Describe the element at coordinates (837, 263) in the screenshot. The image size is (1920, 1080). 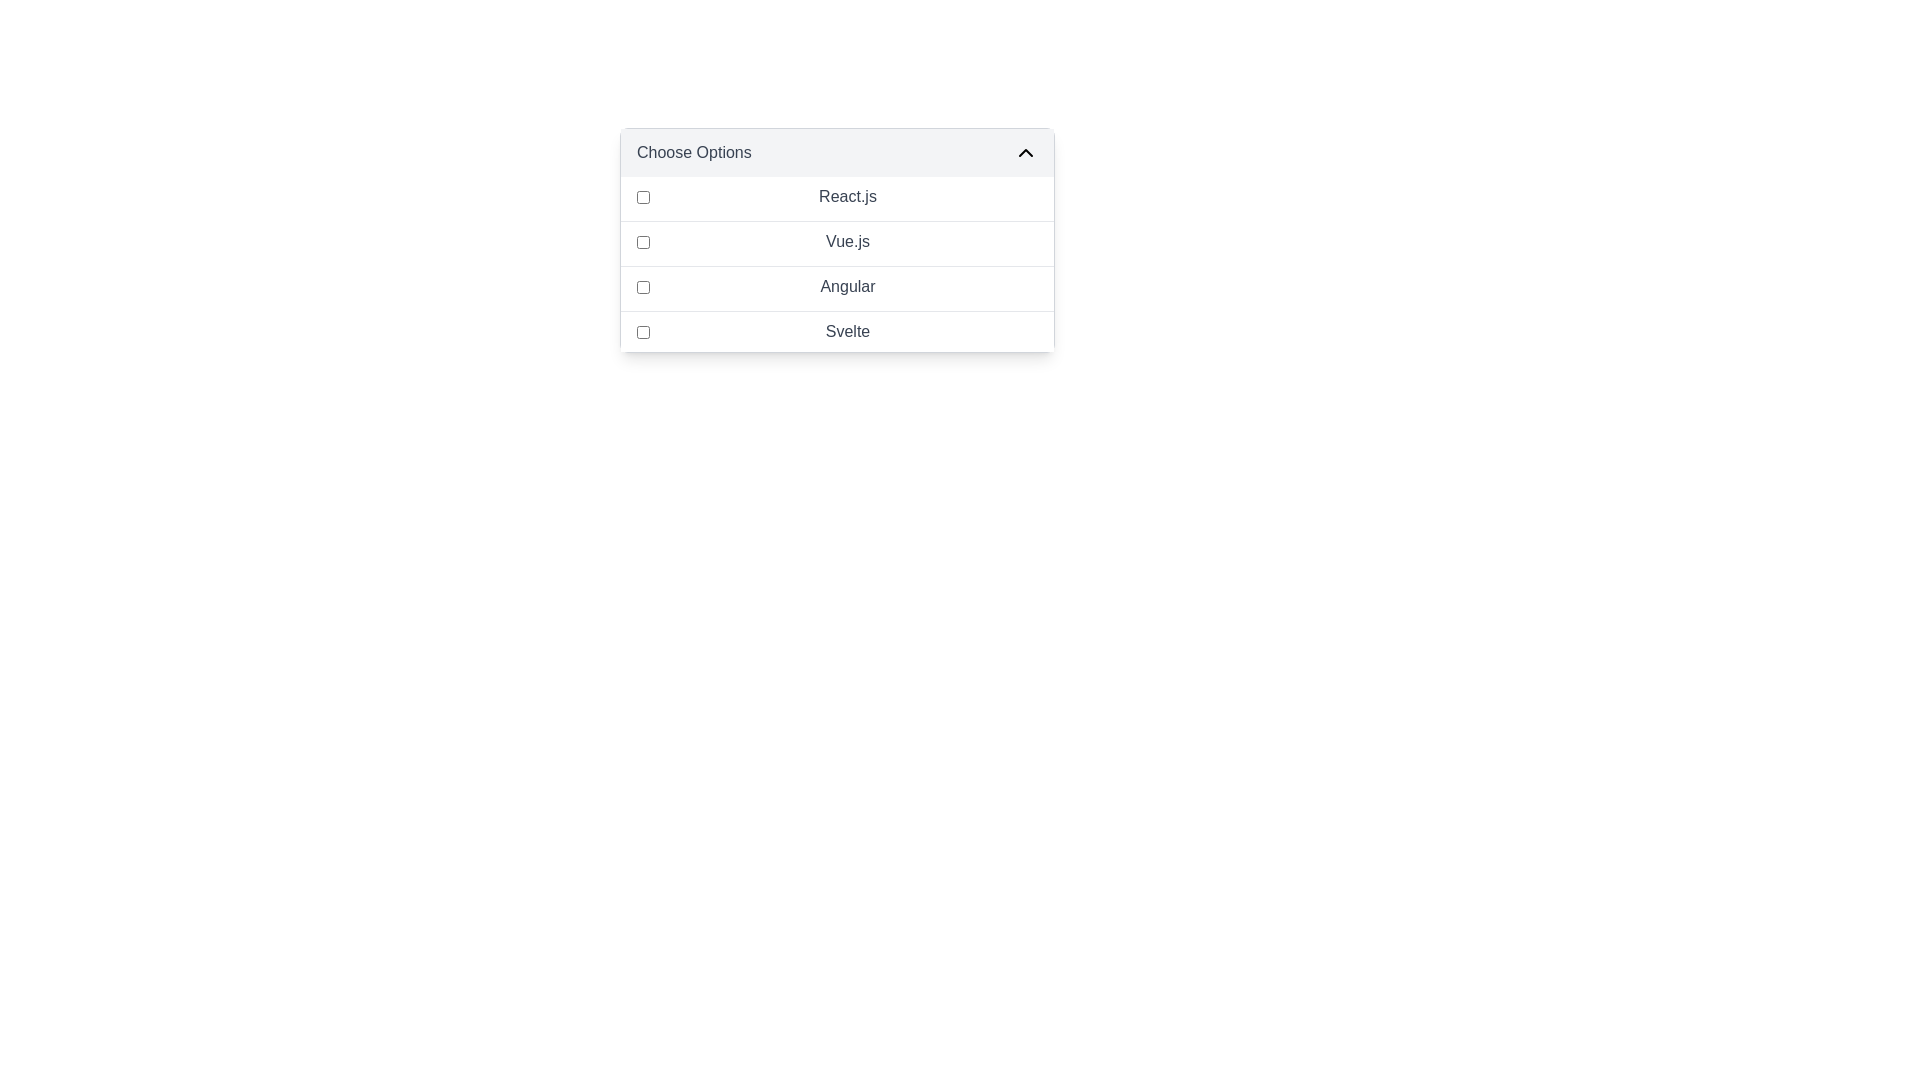
I see `the checkbox-input pair` at that location.